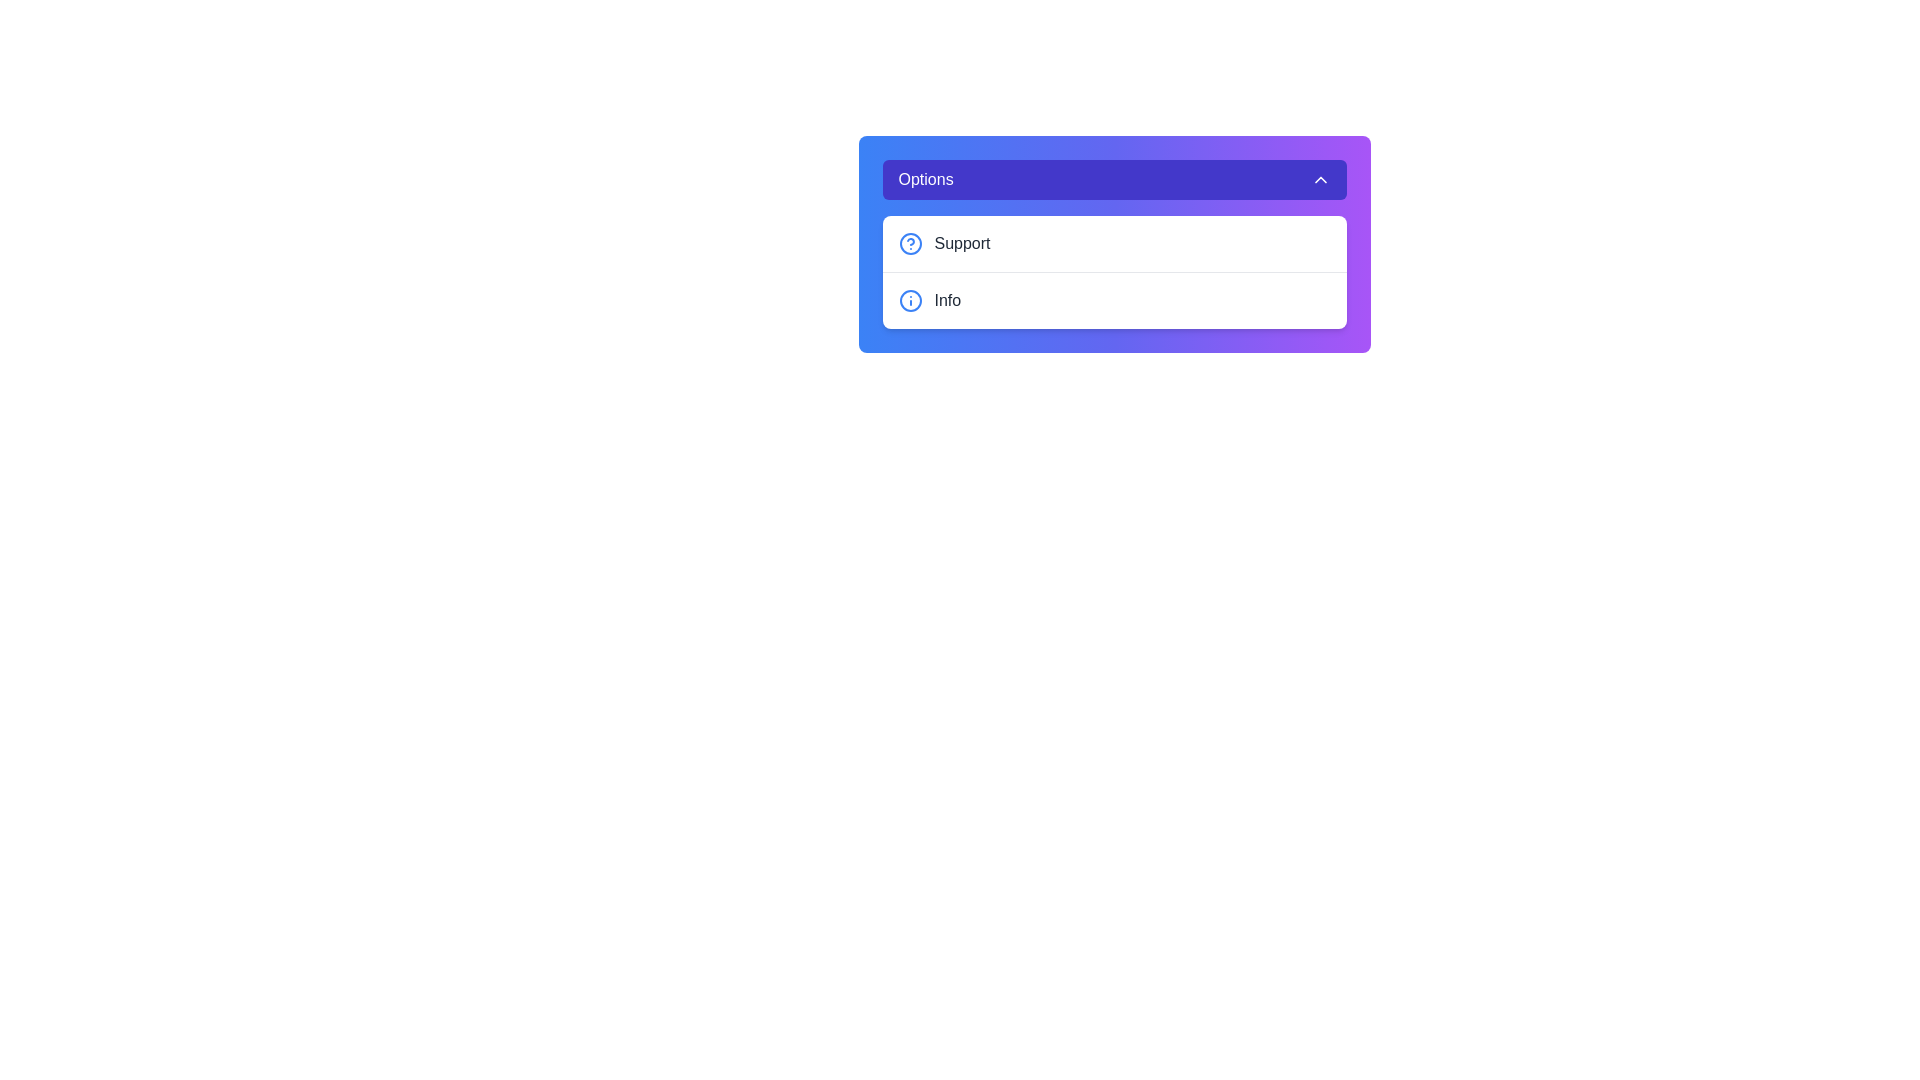 The height and width of the screenshot is (1080, 1920). I want to click on the blue circle icon with a question mark, so click(909, 242).